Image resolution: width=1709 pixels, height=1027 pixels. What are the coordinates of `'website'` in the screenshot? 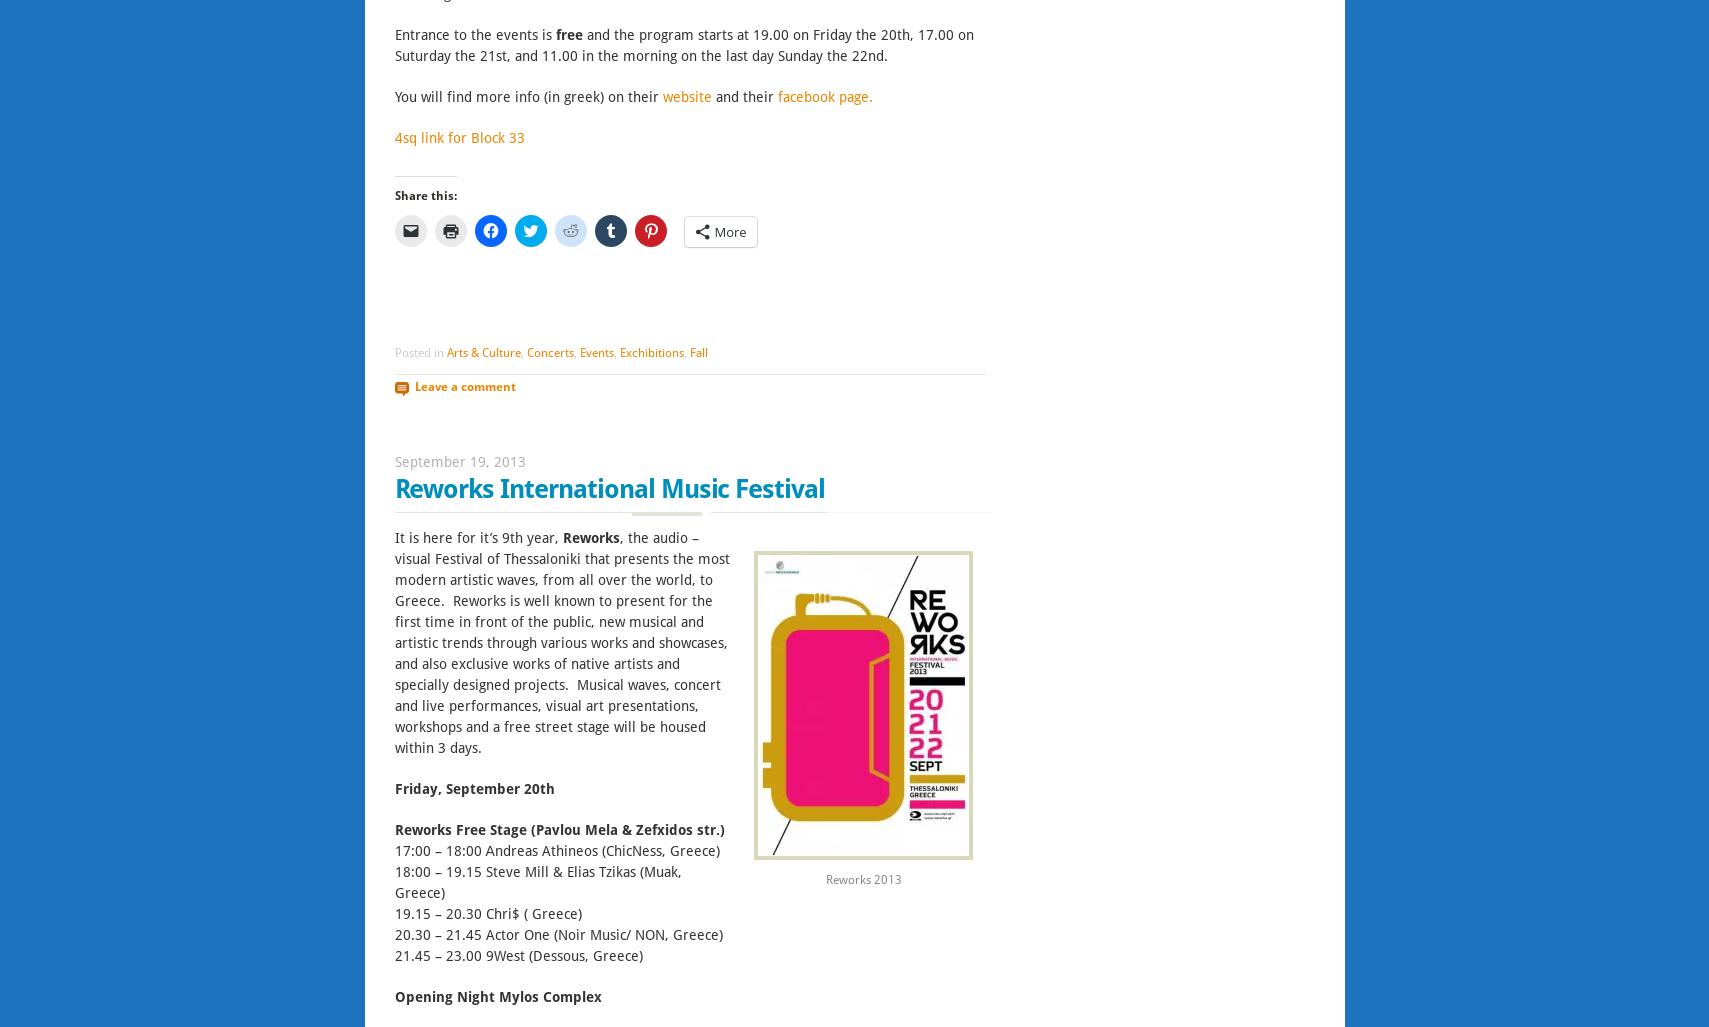 It's located at (685, 95).